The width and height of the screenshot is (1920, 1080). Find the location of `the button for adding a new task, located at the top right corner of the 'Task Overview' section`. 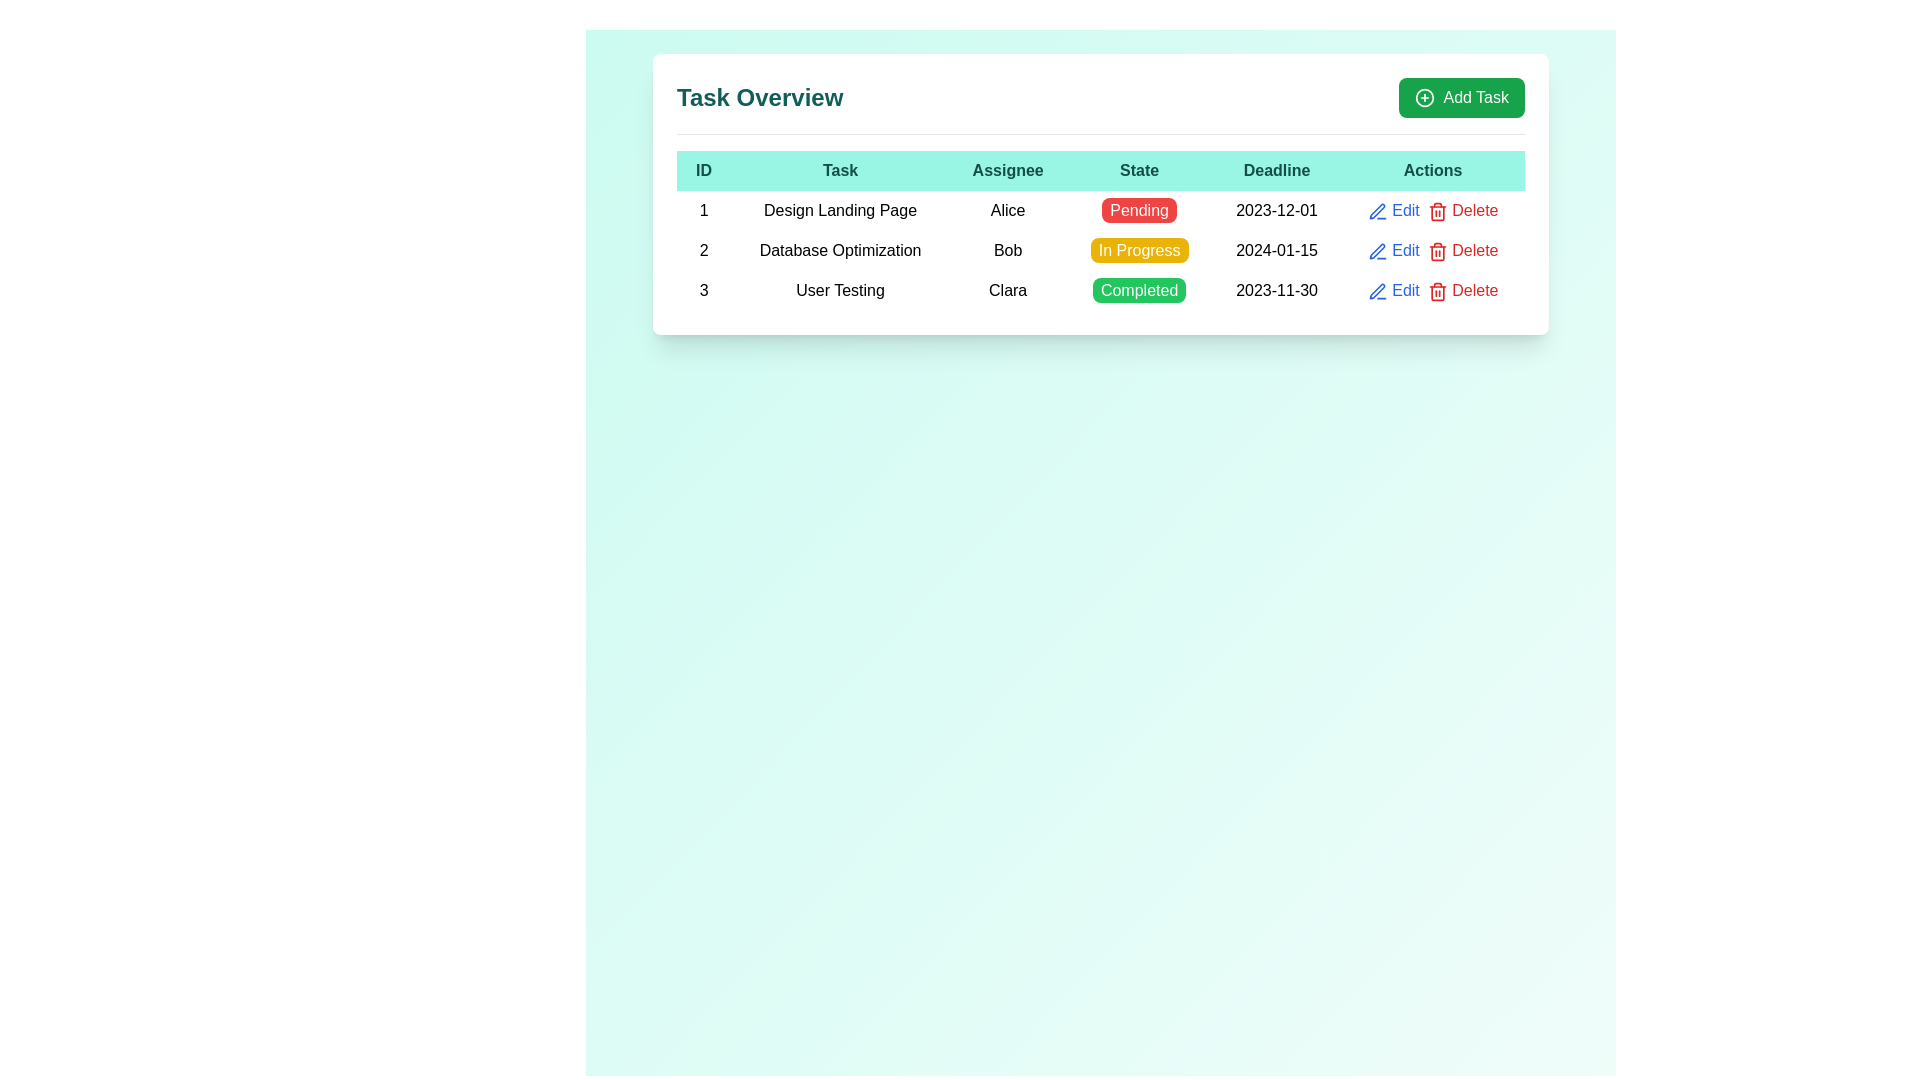

the button for adding a new task, located at the top right corner of the 'Task Overview' section is located at coordinates (1462, 97).